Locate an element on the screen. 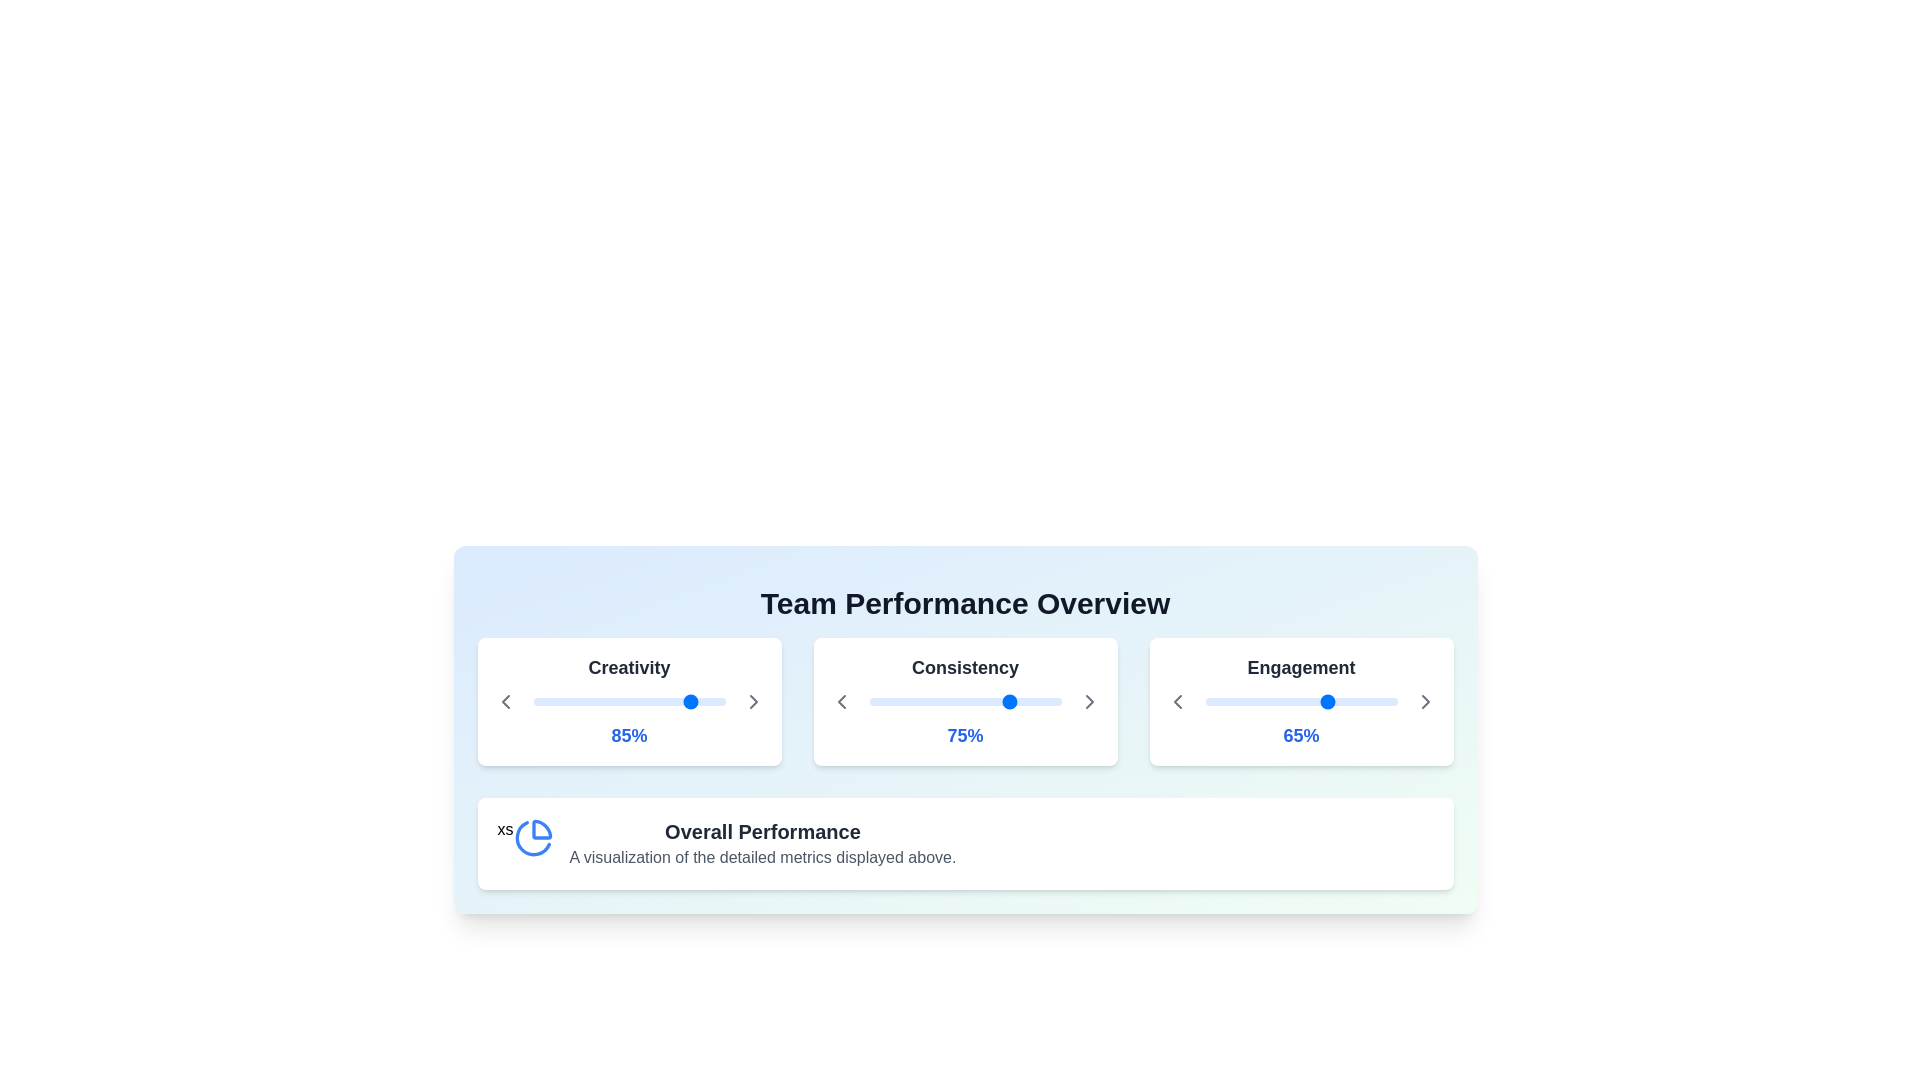 Image resolution: width=1920 pixels, height=1080 pixels. the consistency score is located at coordinates (1002, 701).